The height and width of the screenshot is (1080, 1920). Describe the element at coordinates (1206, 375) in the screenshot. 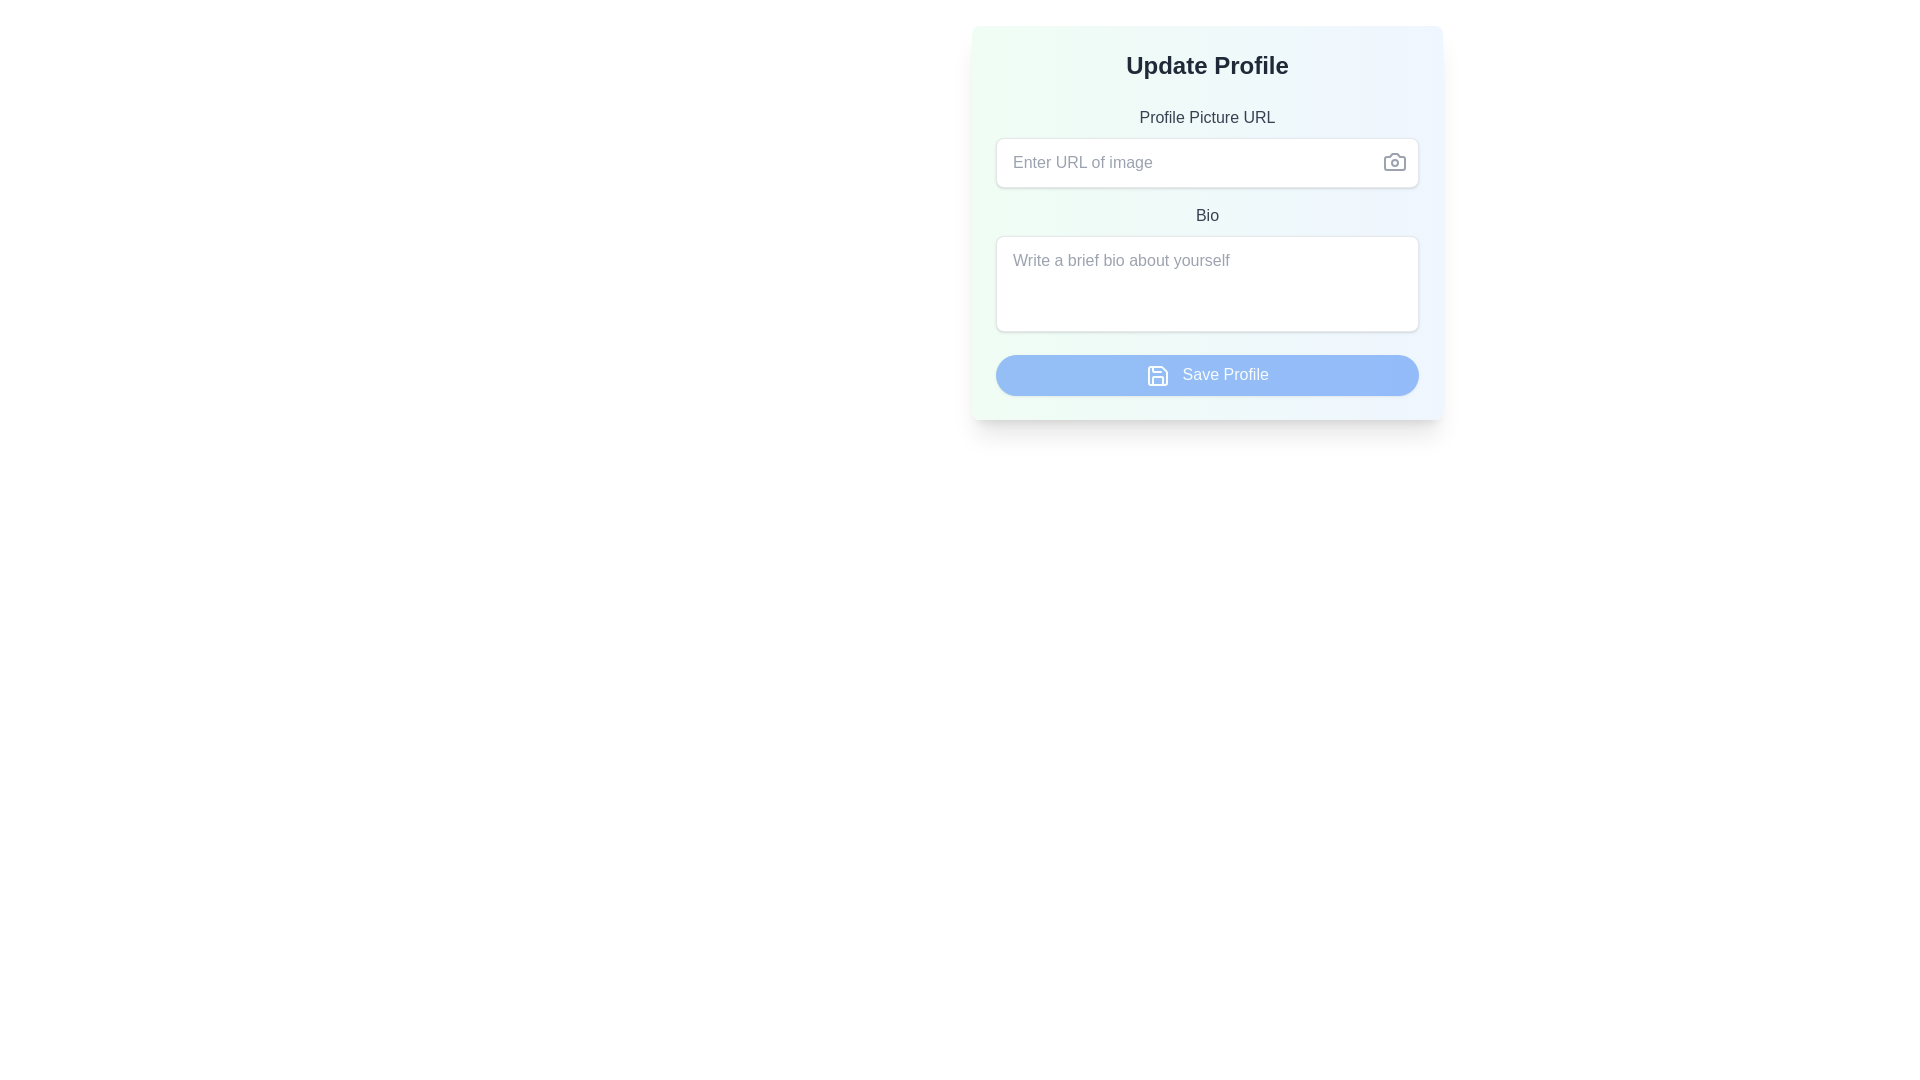

I see `the 'Save Profile' button located at the bottom of the 'Update Profile' form` at that location.